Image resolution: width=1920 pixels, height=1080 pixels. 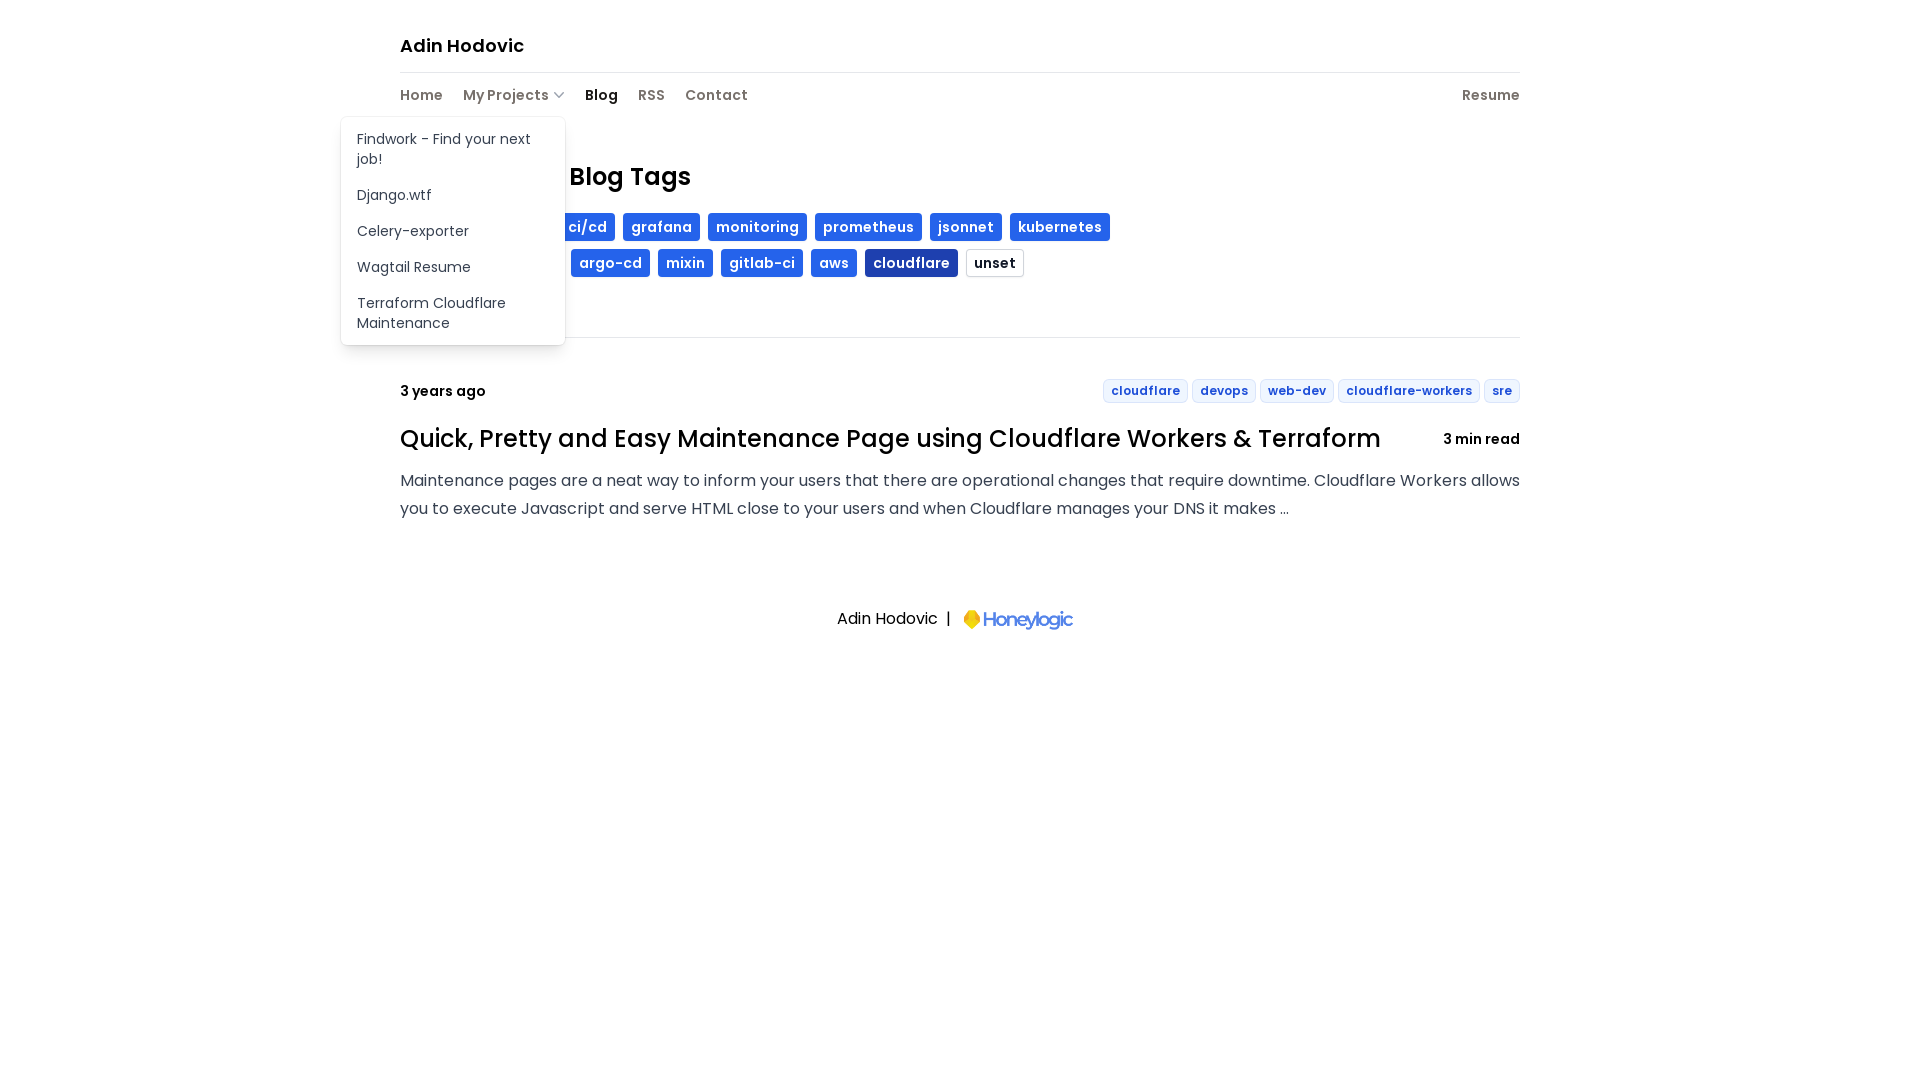 What do you see at coordinates (651, 96) in the screenshot?
I see `'RSS'` at bounding box center [651, 96].